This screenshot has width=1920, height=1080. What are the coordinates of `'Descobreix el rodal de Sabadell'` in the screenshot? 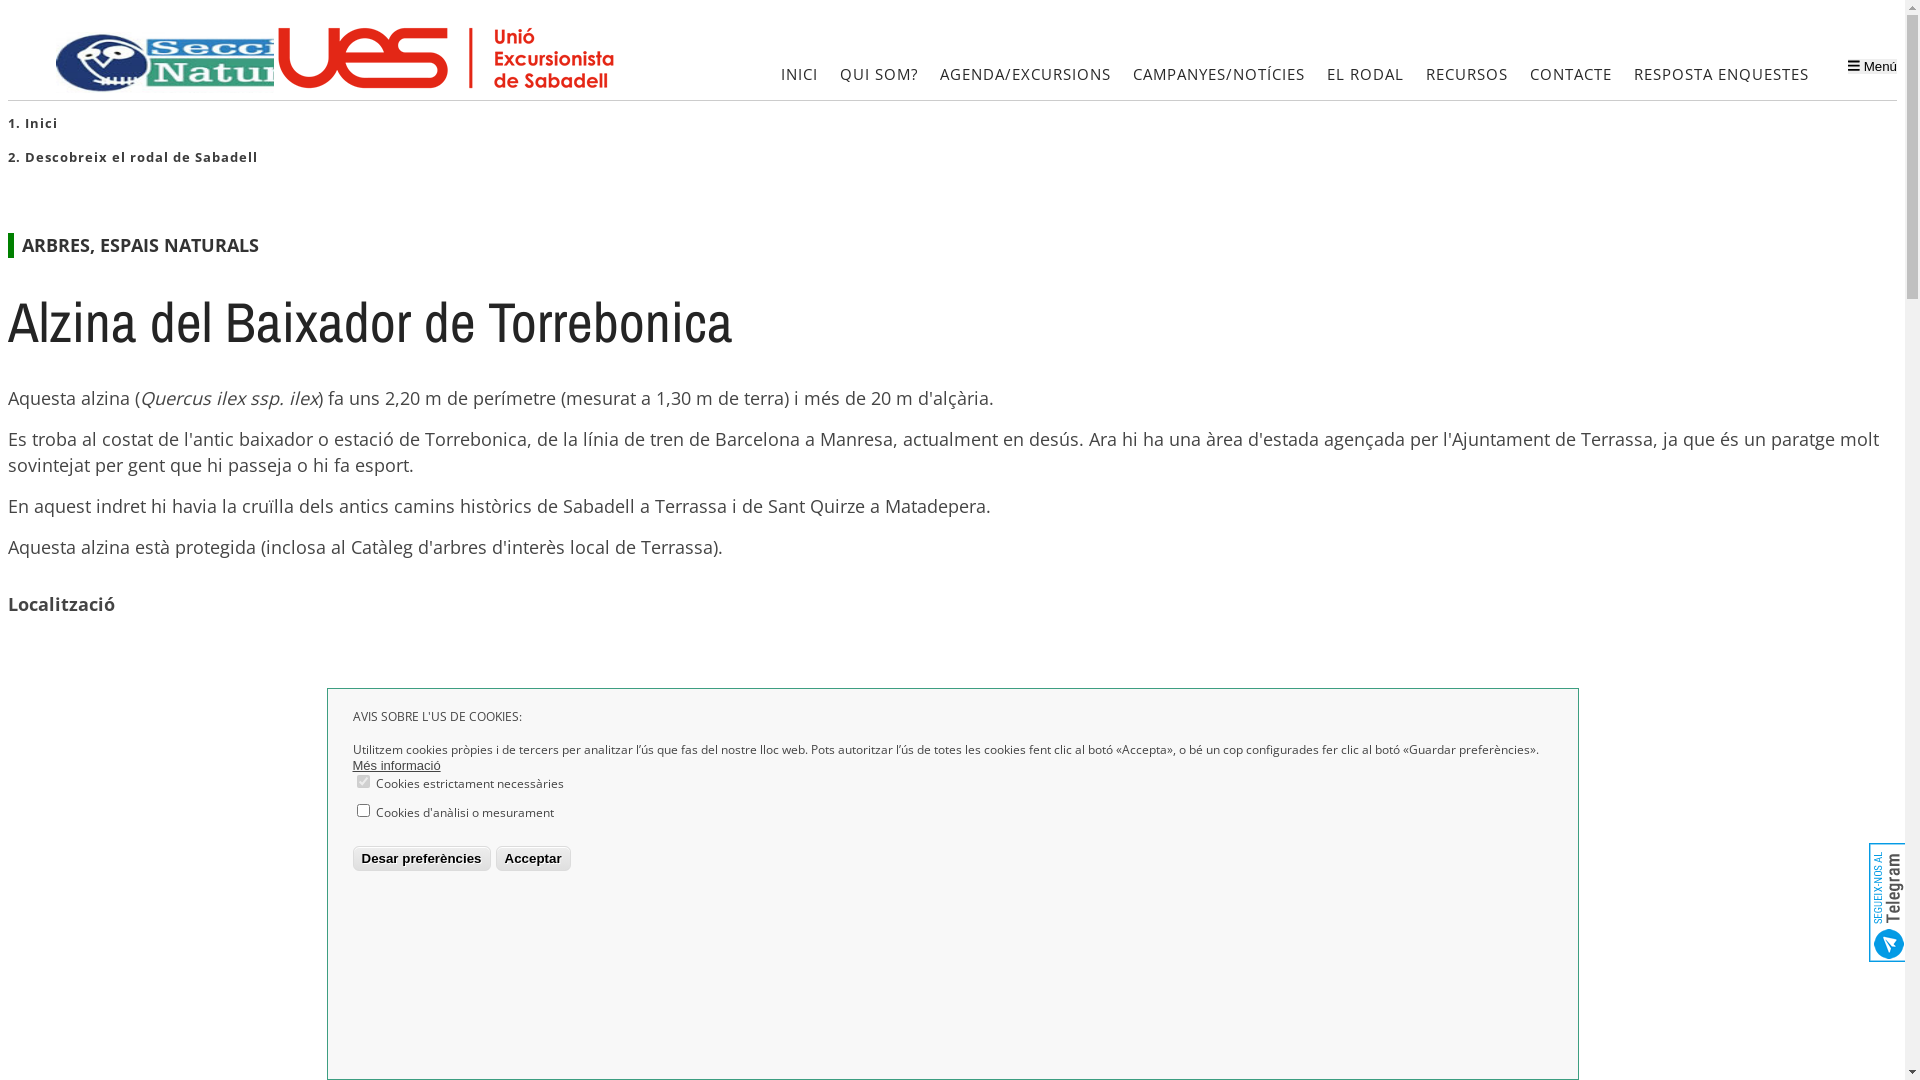 It's located at (140, 156).